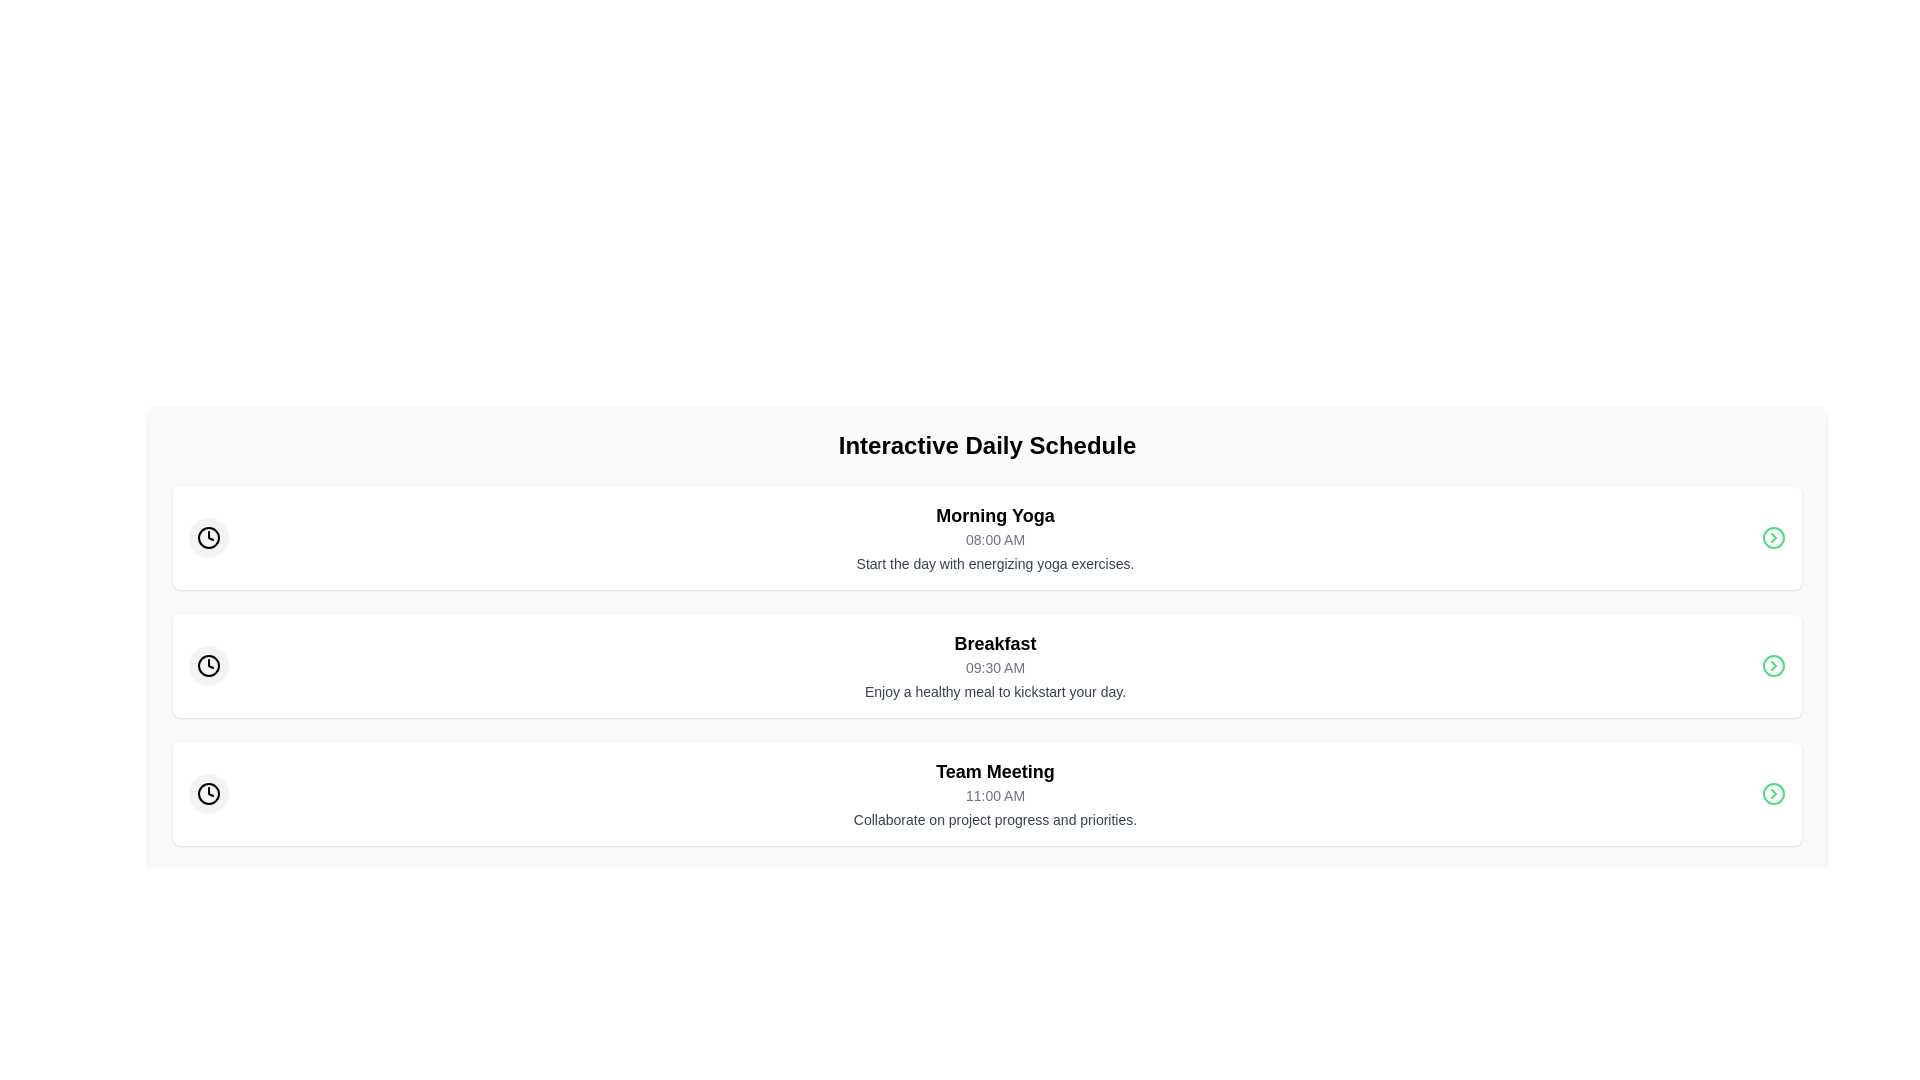 The height and width of the screenshot is (1080, 1920). What do you see at coordinates (1774, 666) in the screenshot?
I see `the navigation button located in the far-right position of the second card labeled 'Breakfast'` at bounding box center [1774, 666].